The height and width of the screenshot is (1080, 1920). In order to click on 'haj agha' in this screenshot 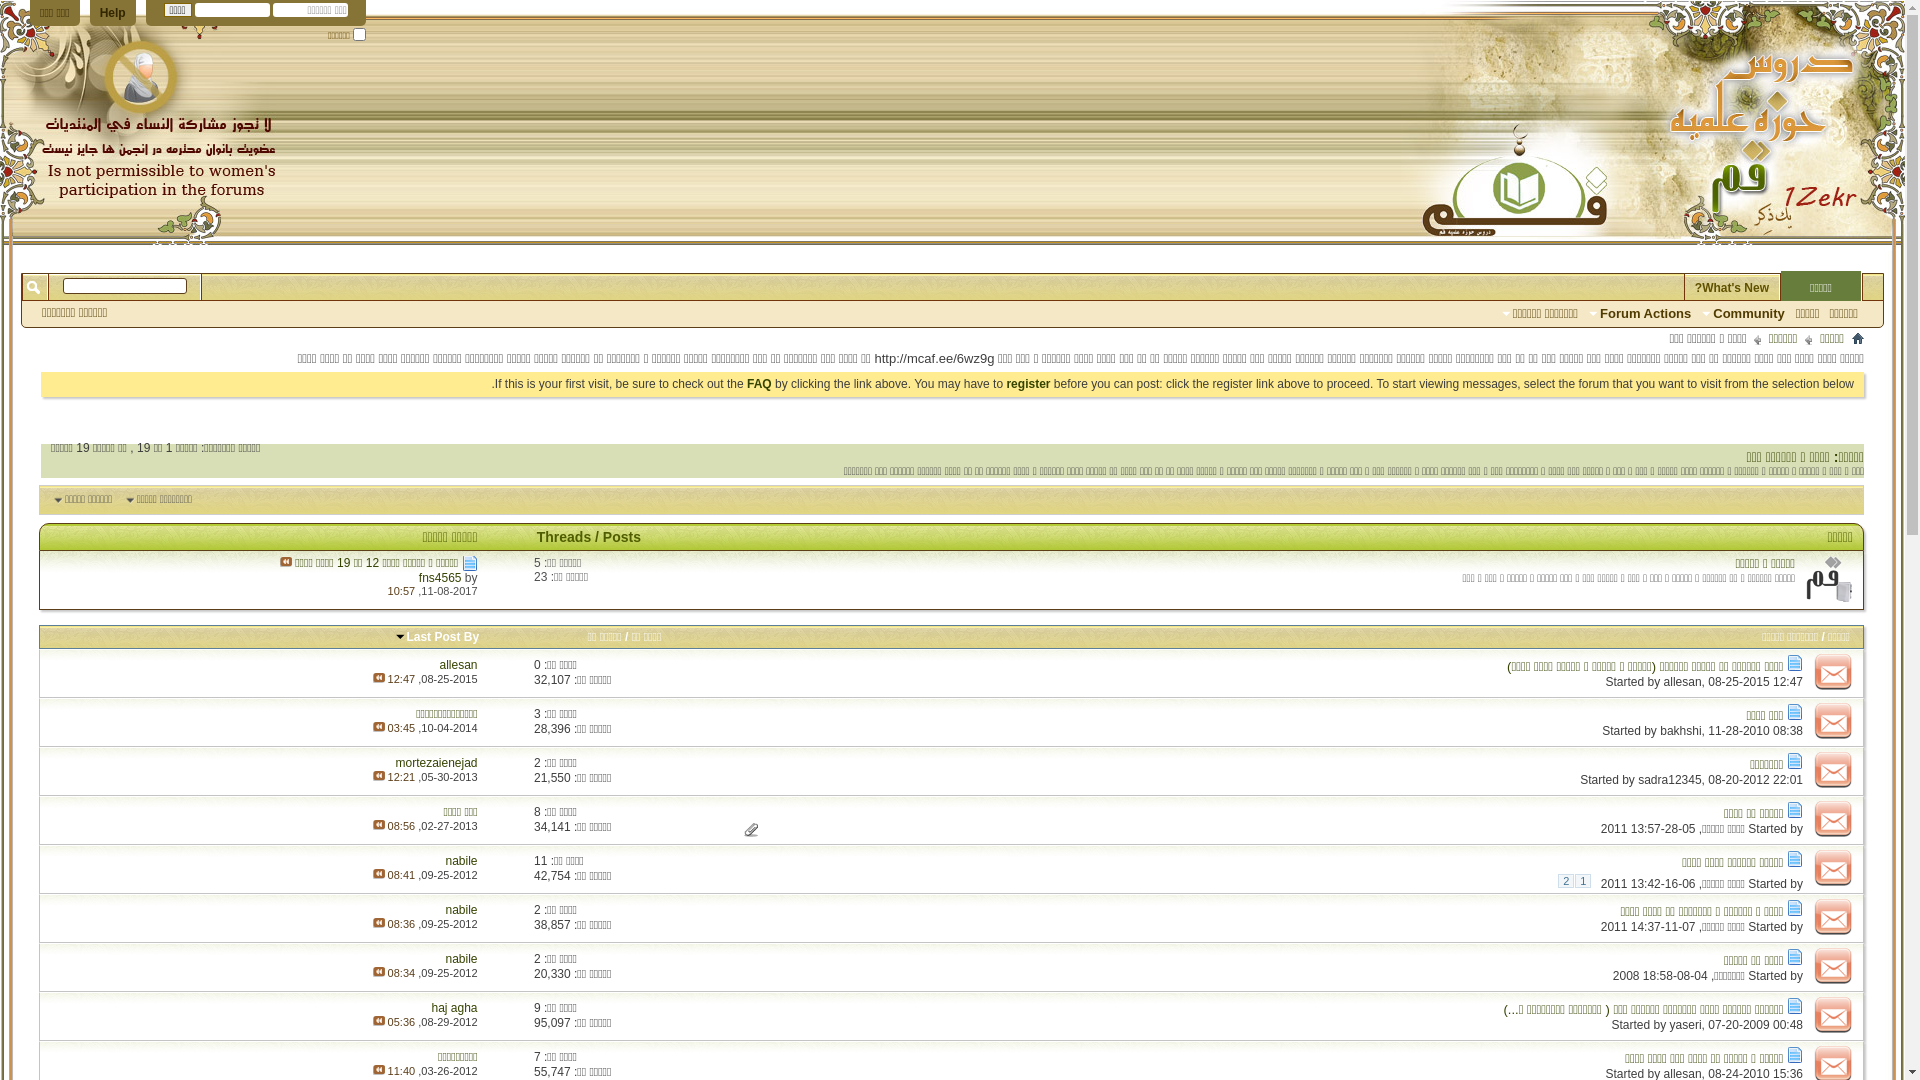, I will do `click(454, 1007)`.